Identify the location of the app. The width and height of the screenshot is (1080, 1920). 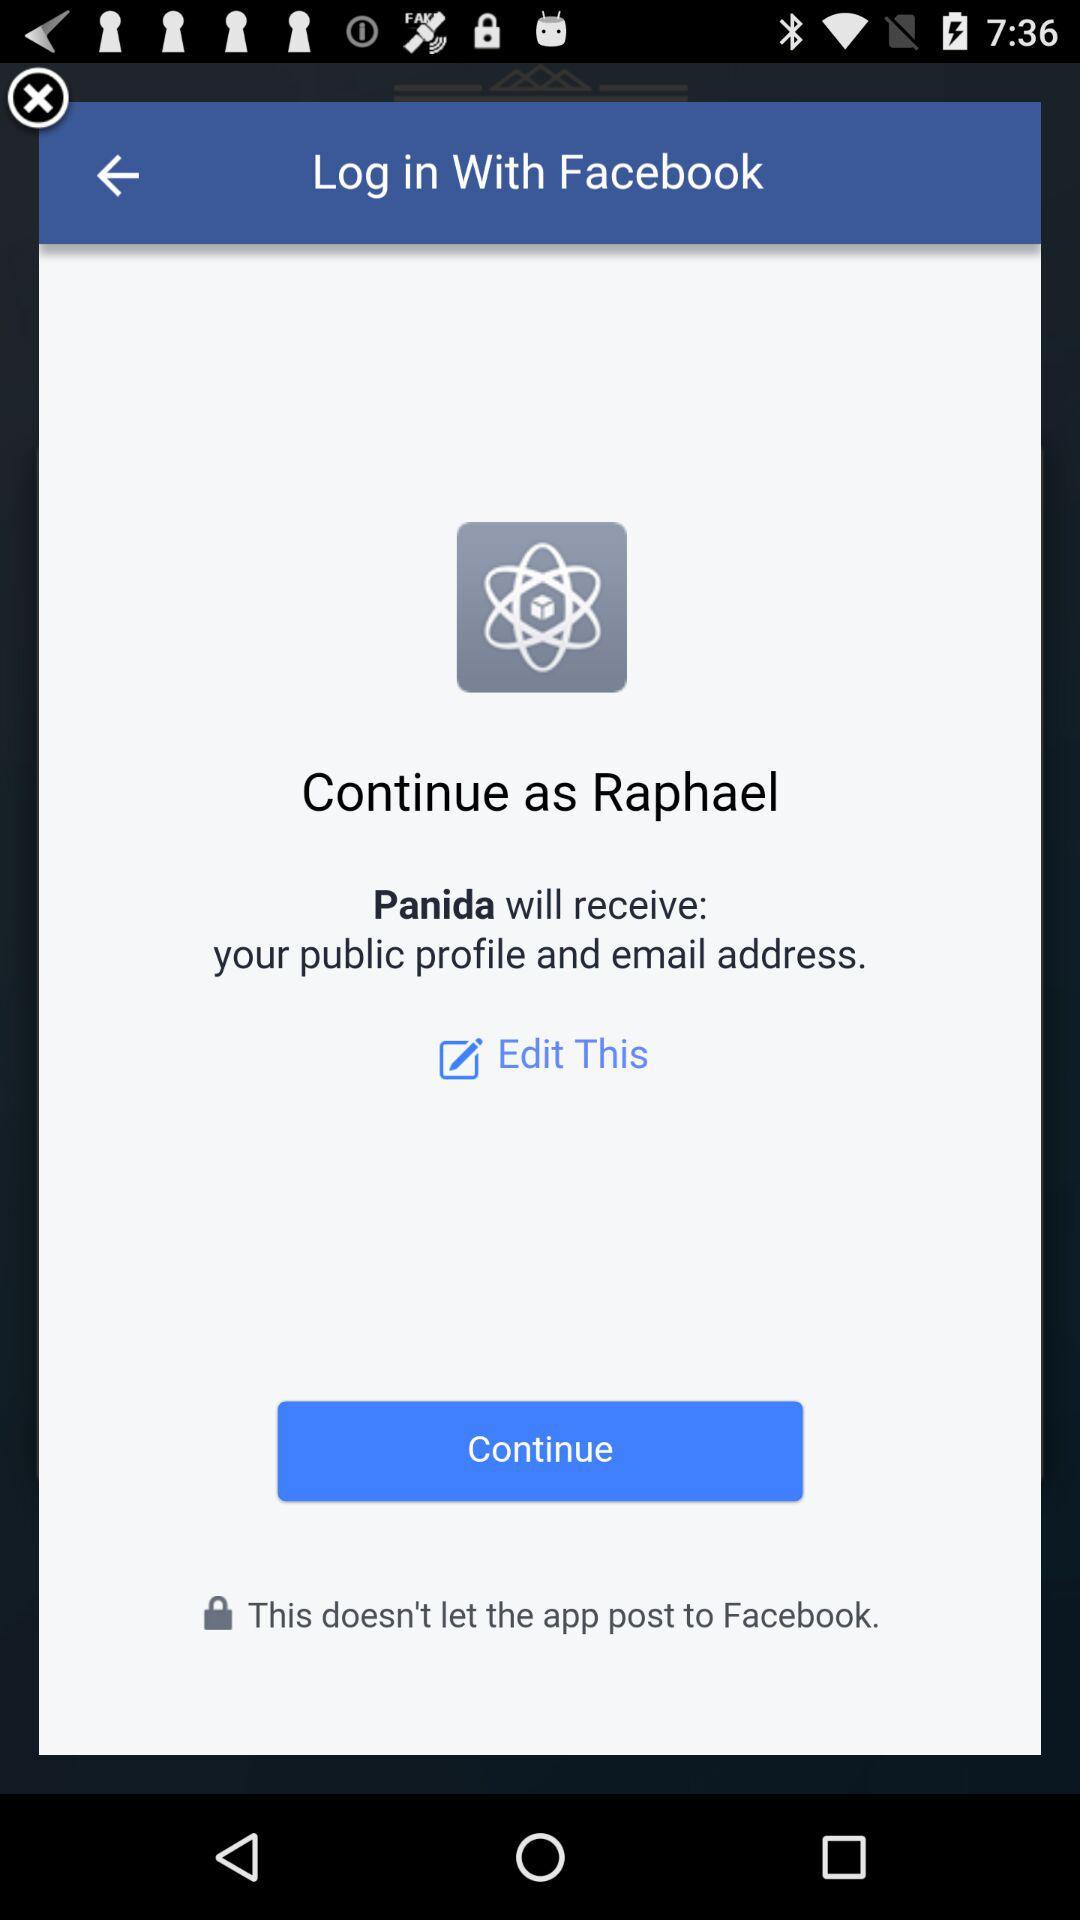
(38, 100).